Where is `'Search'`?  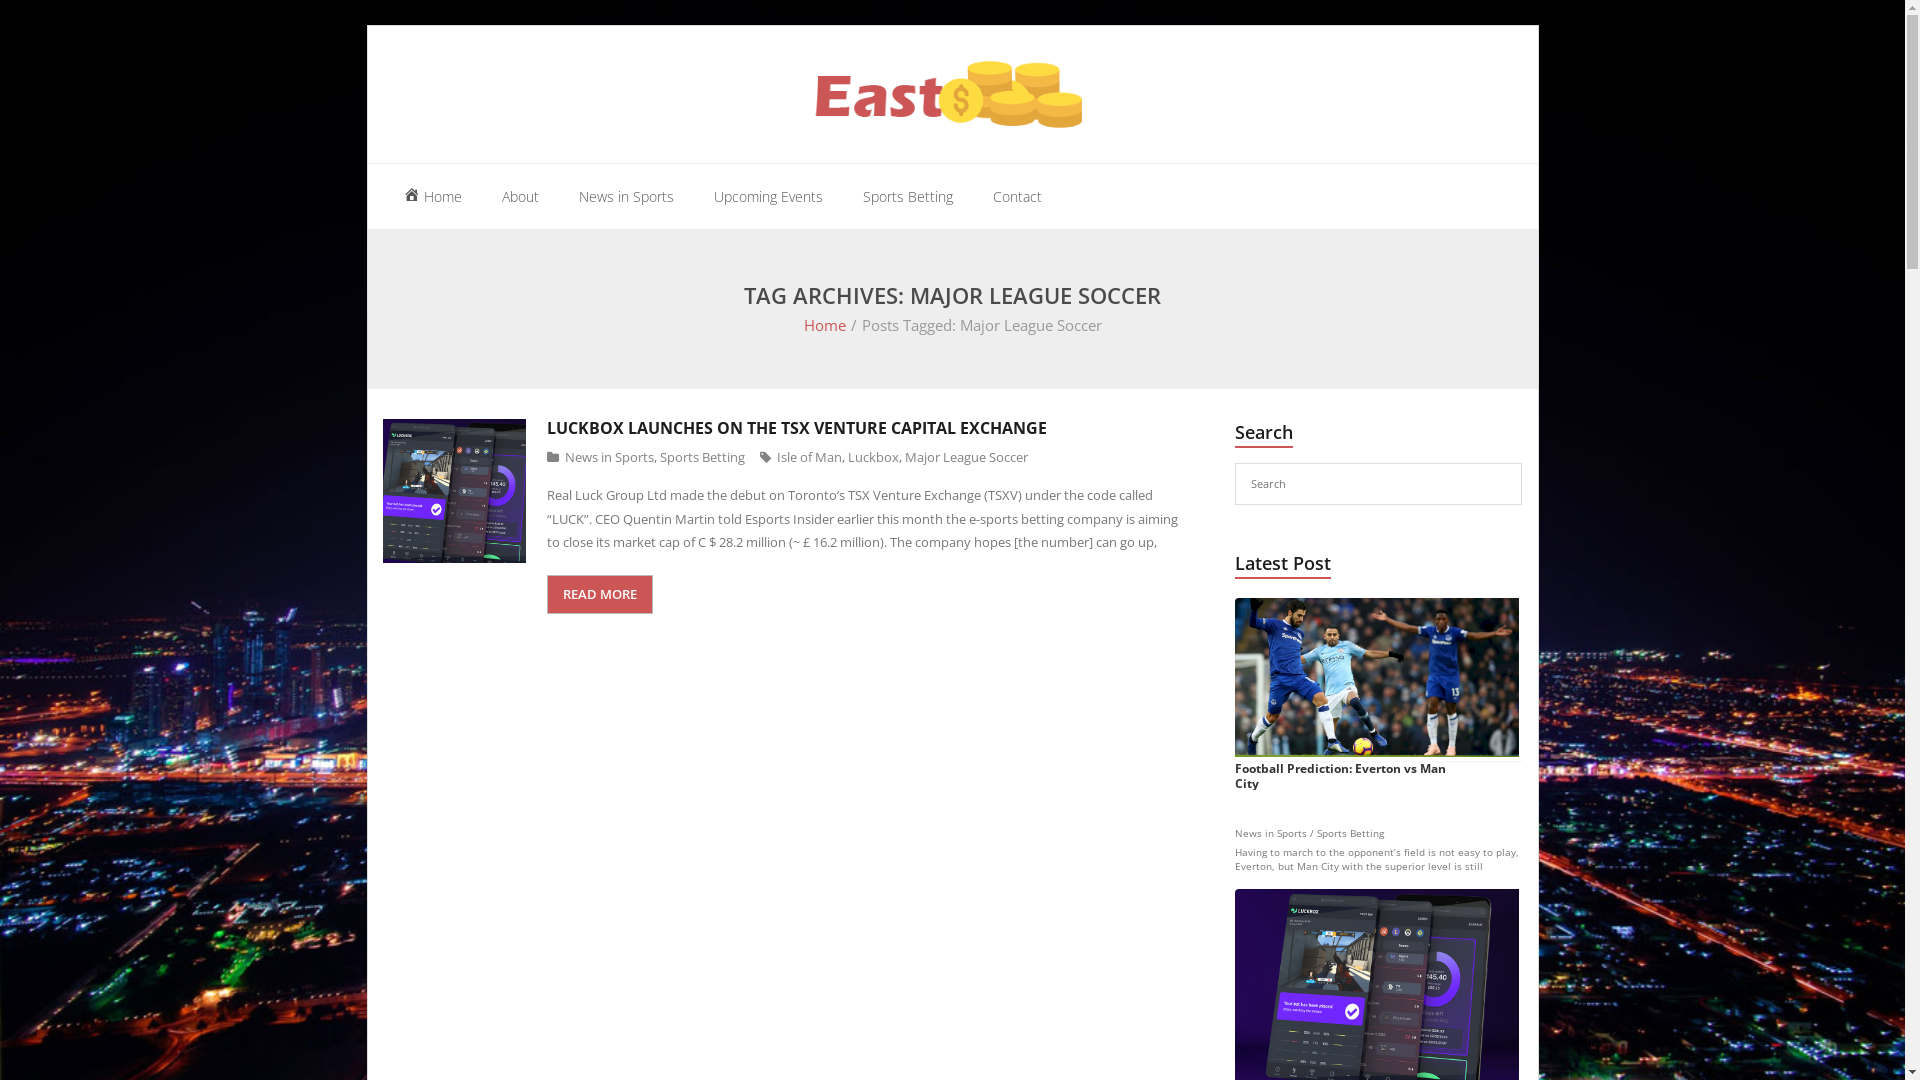 'Search' is located at coordinates (44, 21).